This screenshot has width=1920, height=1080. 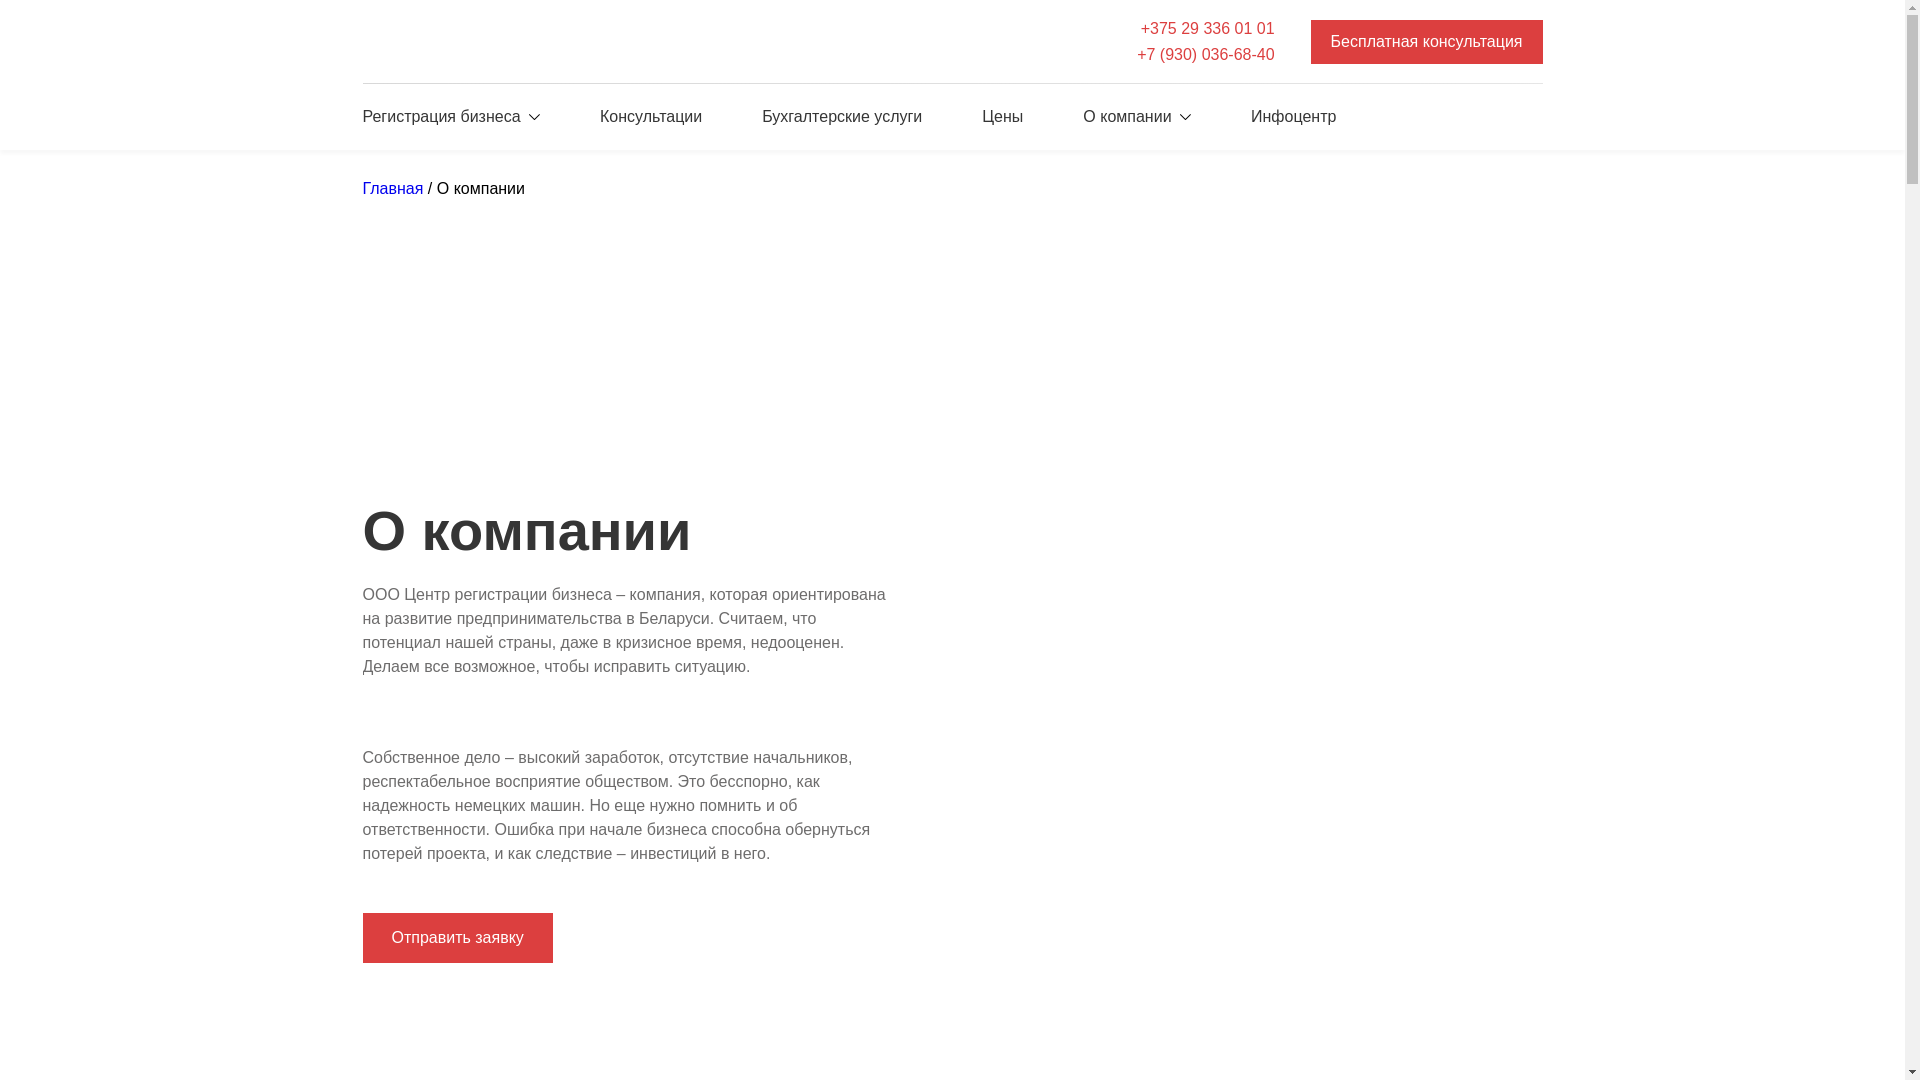 I want to click on '+375 29 336 01 01', so click(x=1137, y=29).